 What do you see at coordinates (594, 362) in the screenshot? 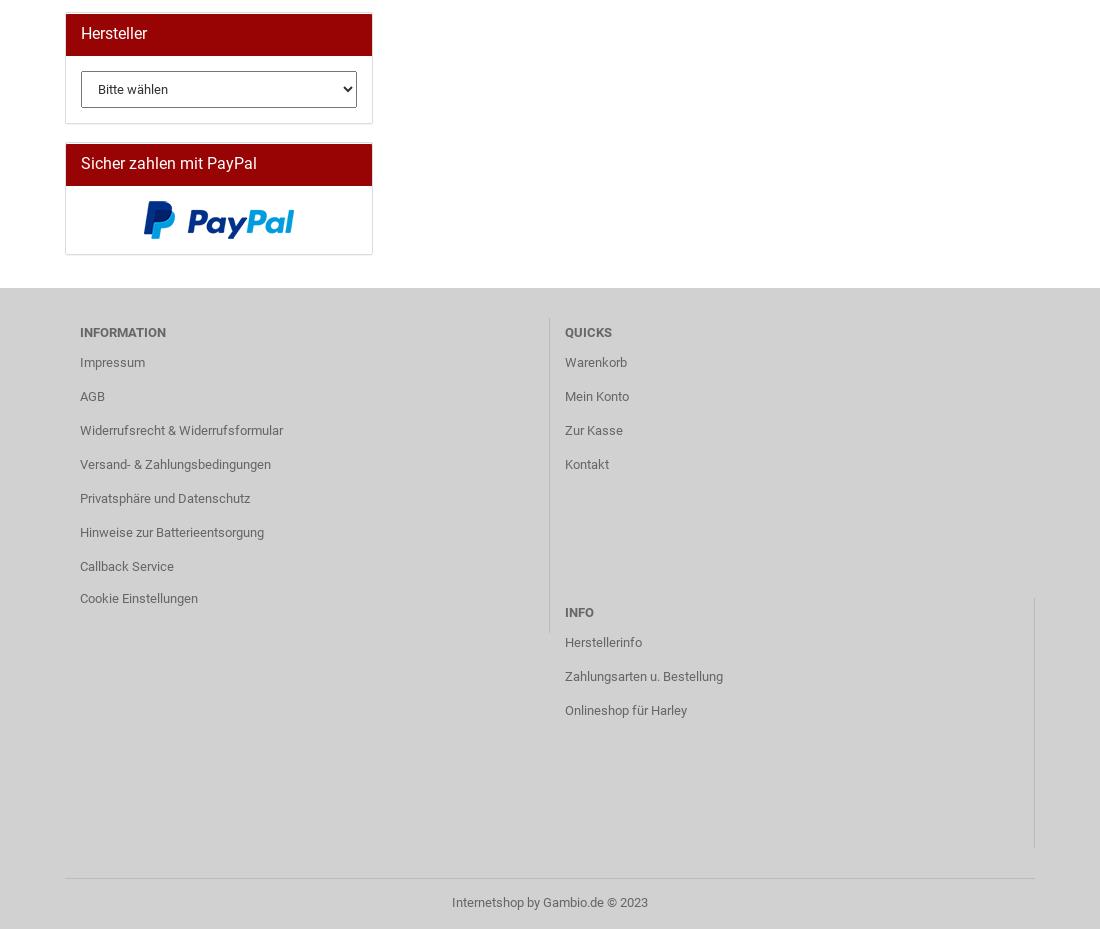
I see `'Warenkorb'` at bounding box center [594, 362].